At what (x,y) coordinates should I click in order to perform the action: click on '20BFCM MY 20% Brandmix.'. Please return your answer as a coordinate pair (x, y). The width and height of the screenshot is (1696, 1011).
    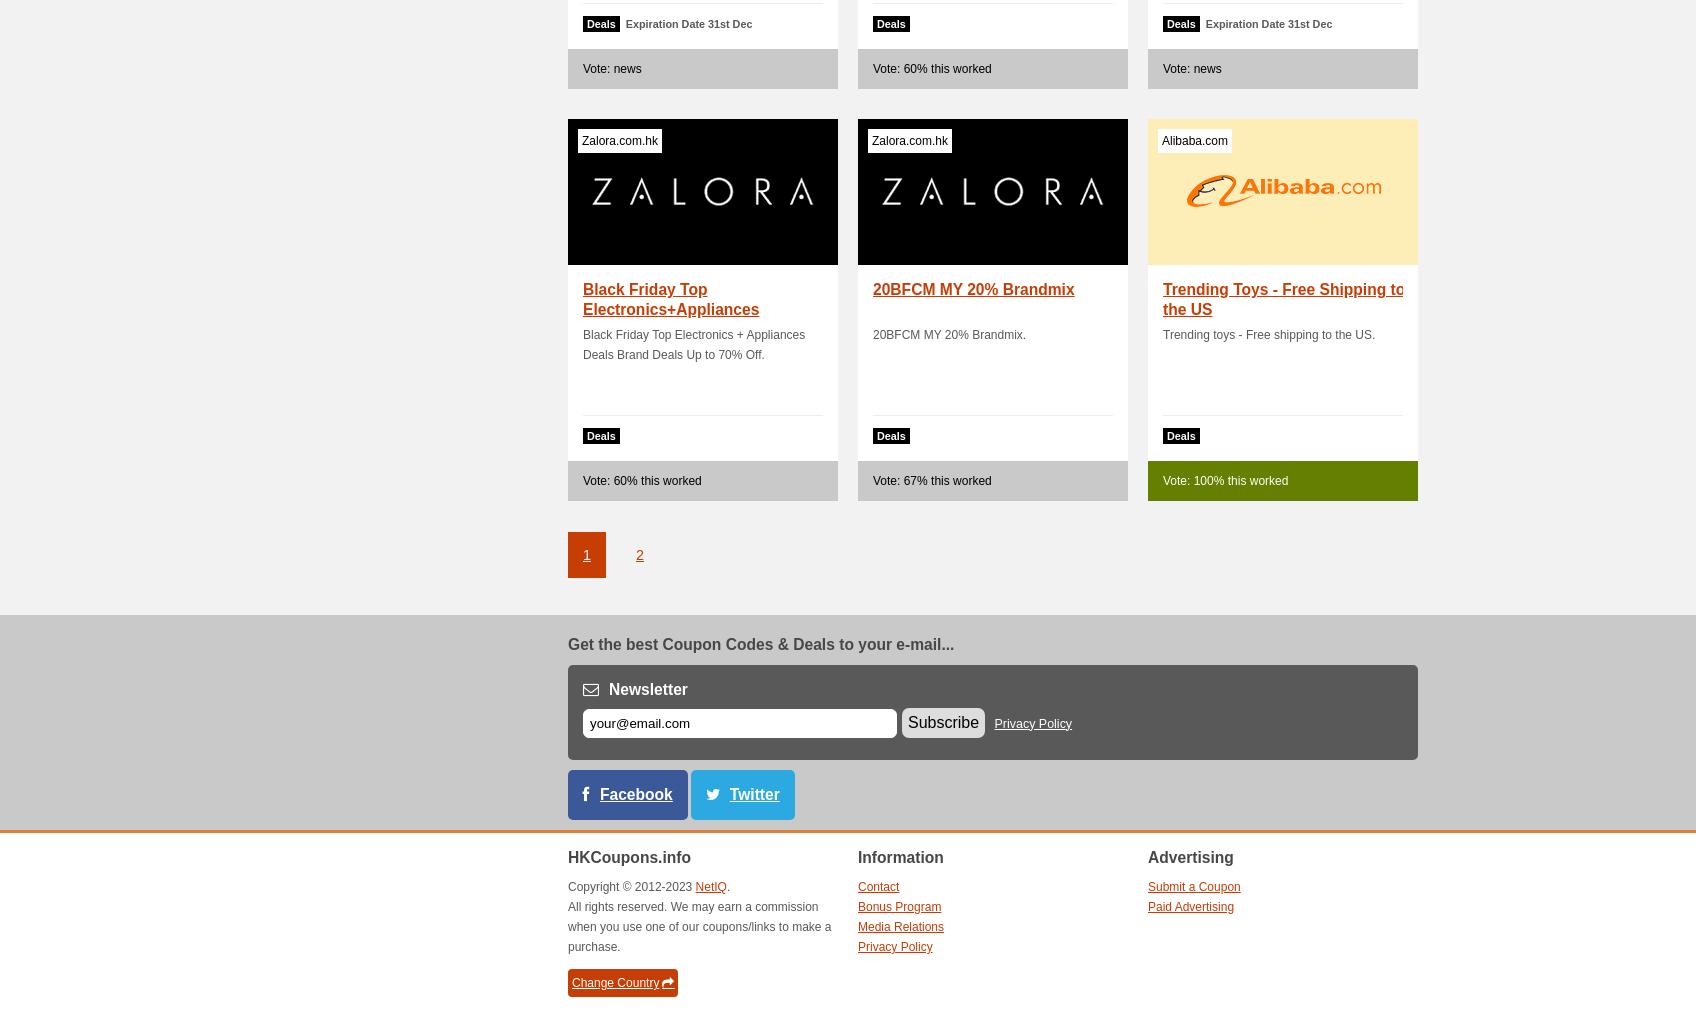
    Looking at the image, I should click on (948, 335).